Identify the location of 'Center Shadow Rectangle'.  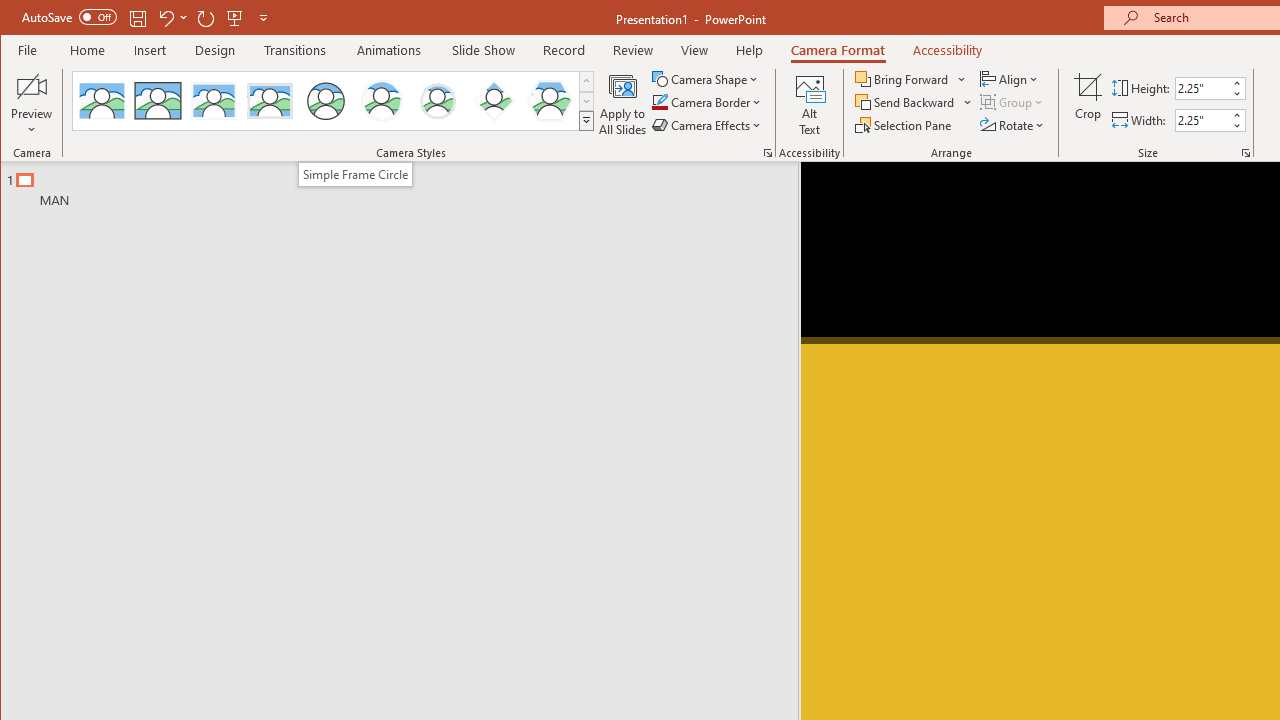
(213, 100).